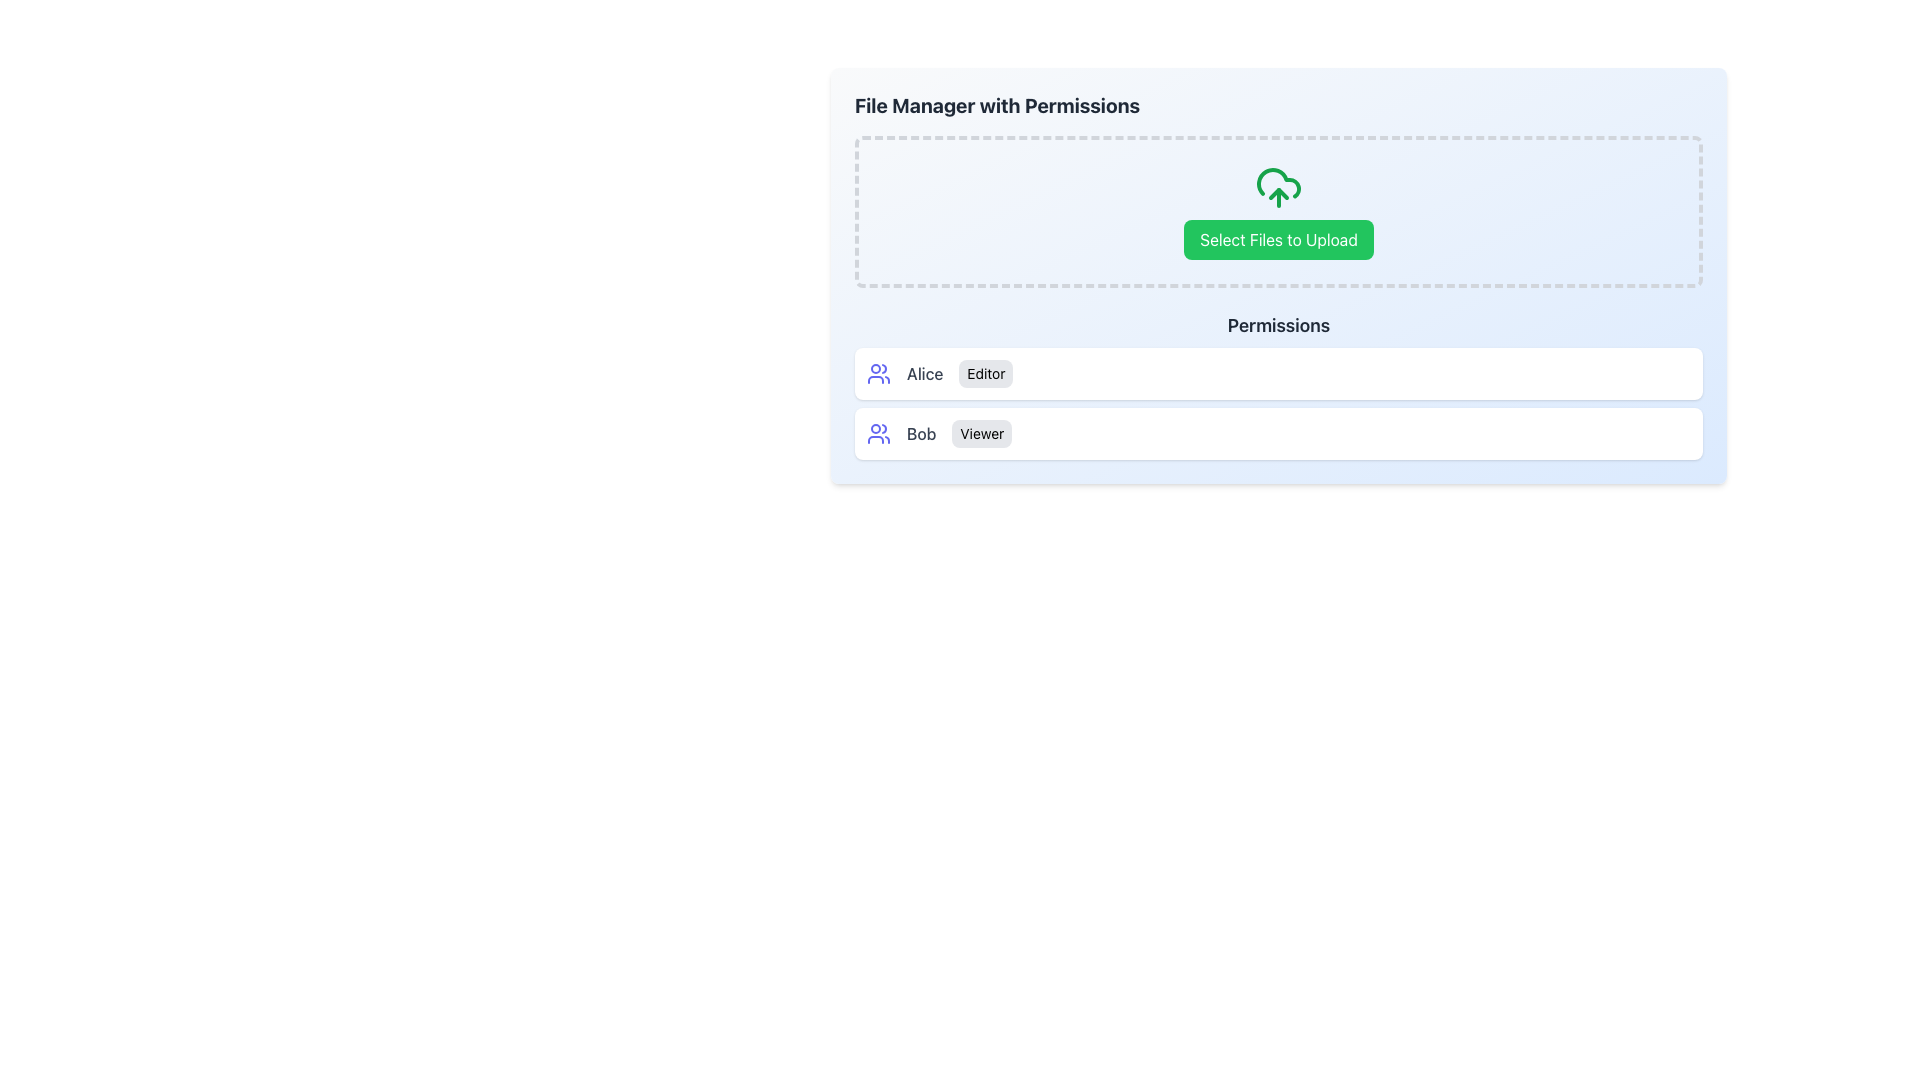 The height and width of the screenshot is (1080, 1920). Describe the element at coordinates (1277, 325) in the screenshot. I see `the text label that serves as a header for the section, positioned centrally beneath the upload button section and above the list entries of users and their roles` at that location.